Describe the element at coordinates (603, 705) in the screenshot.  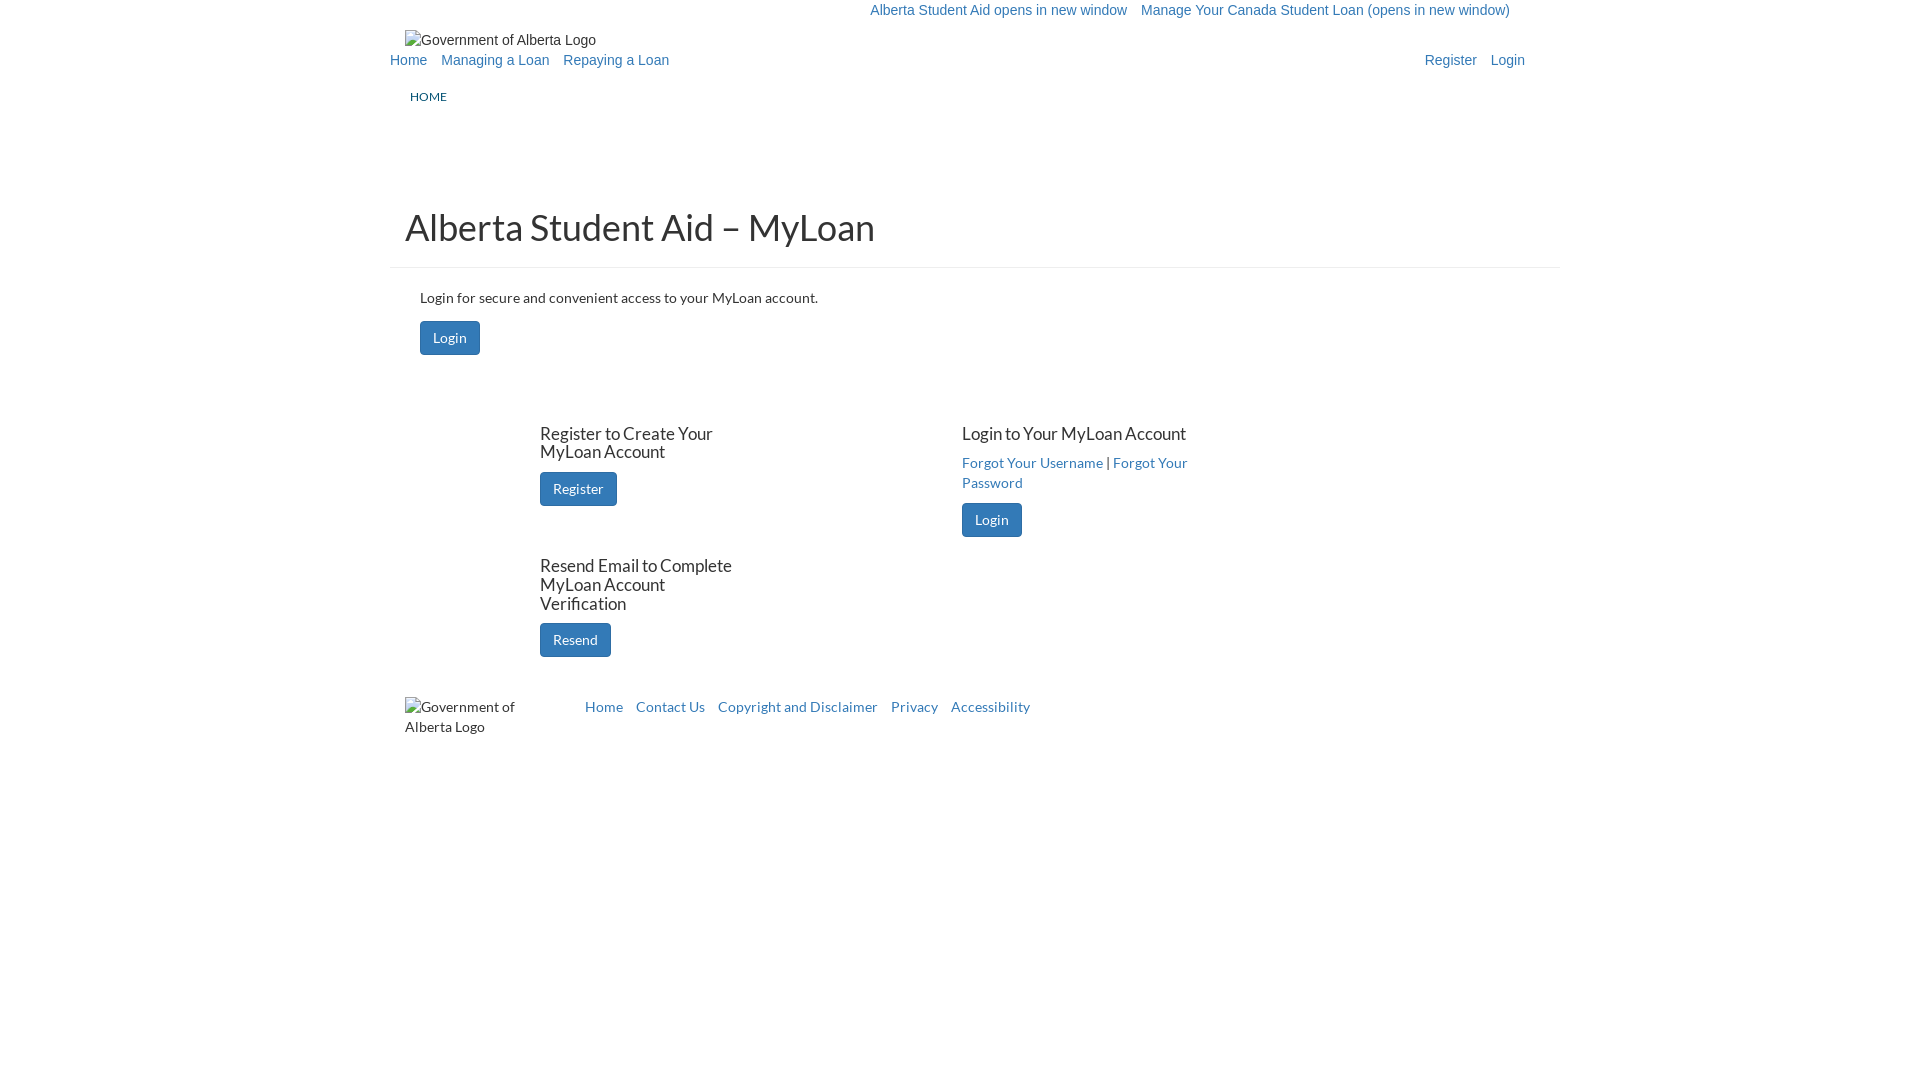
I see `'Home'` at that location.